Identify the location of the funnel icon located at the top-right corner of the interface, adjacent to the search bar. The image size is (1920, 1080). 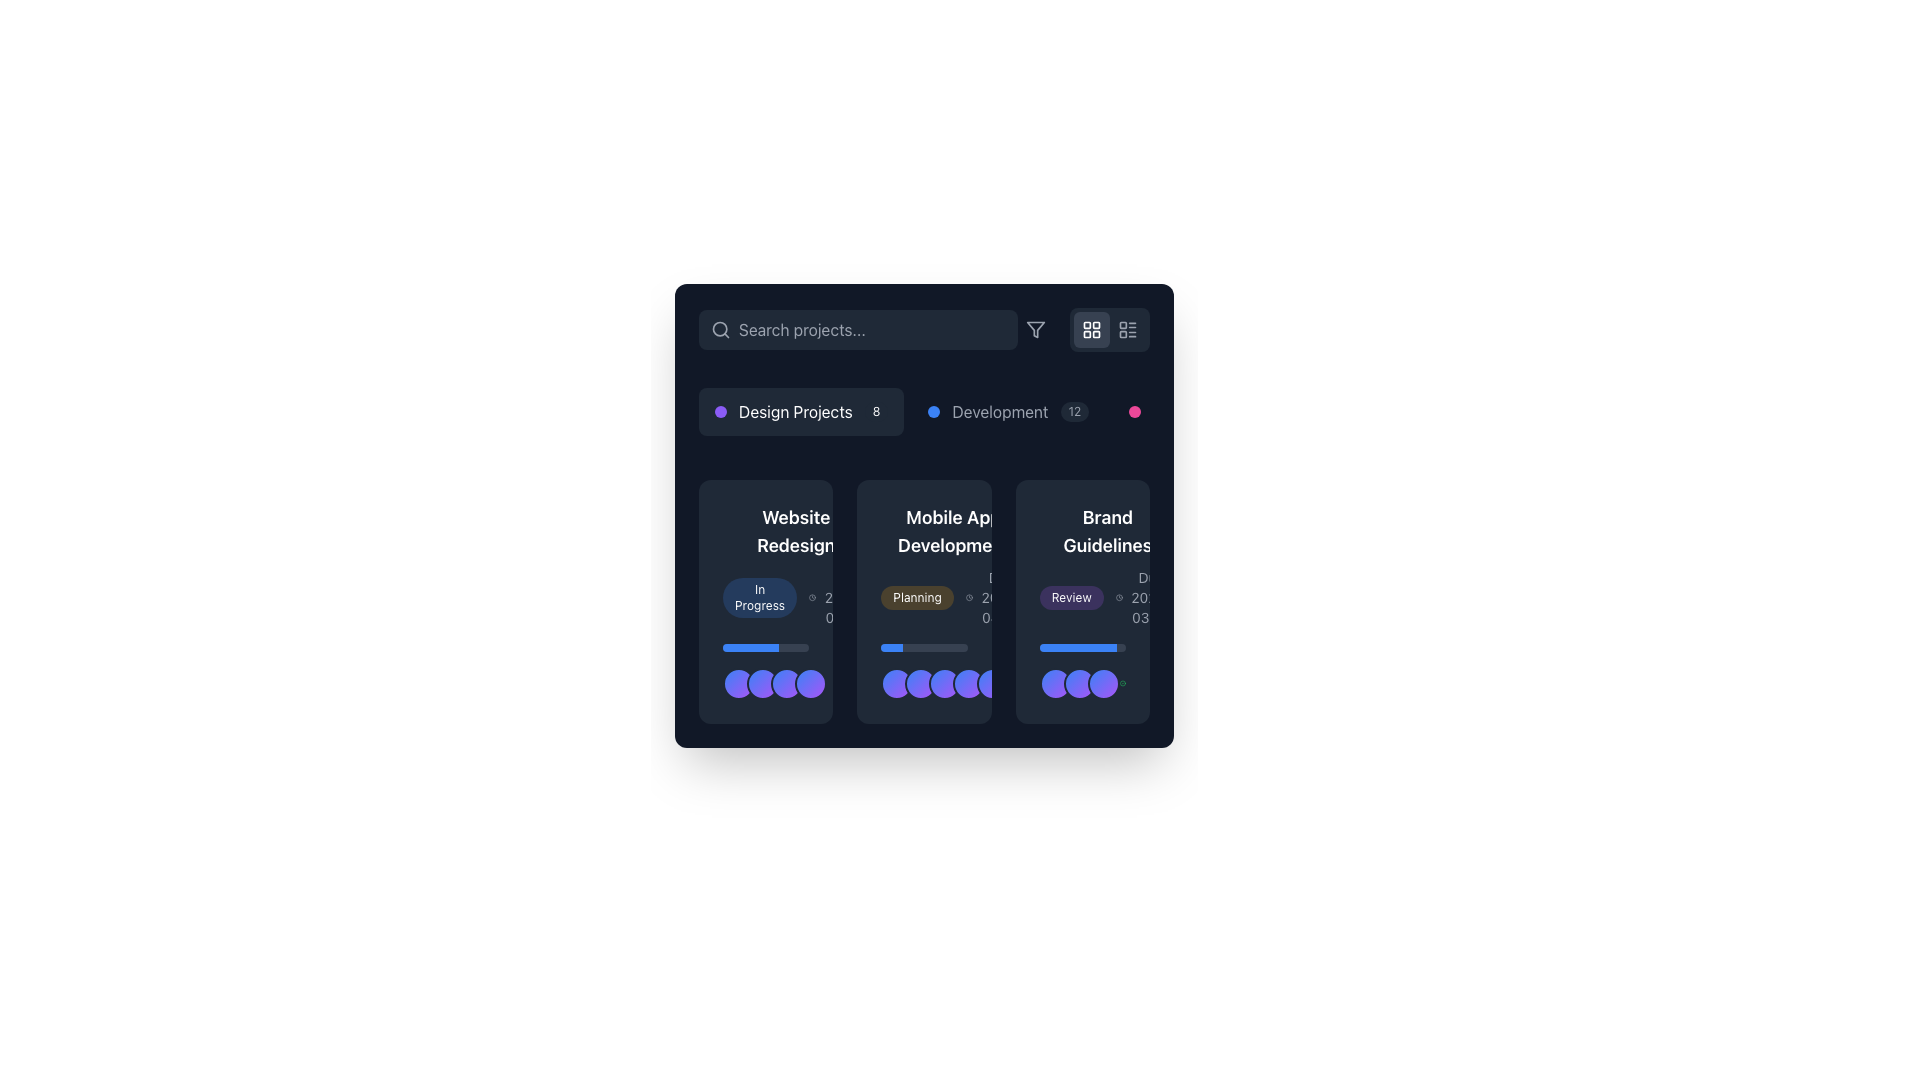
(1036, 329).